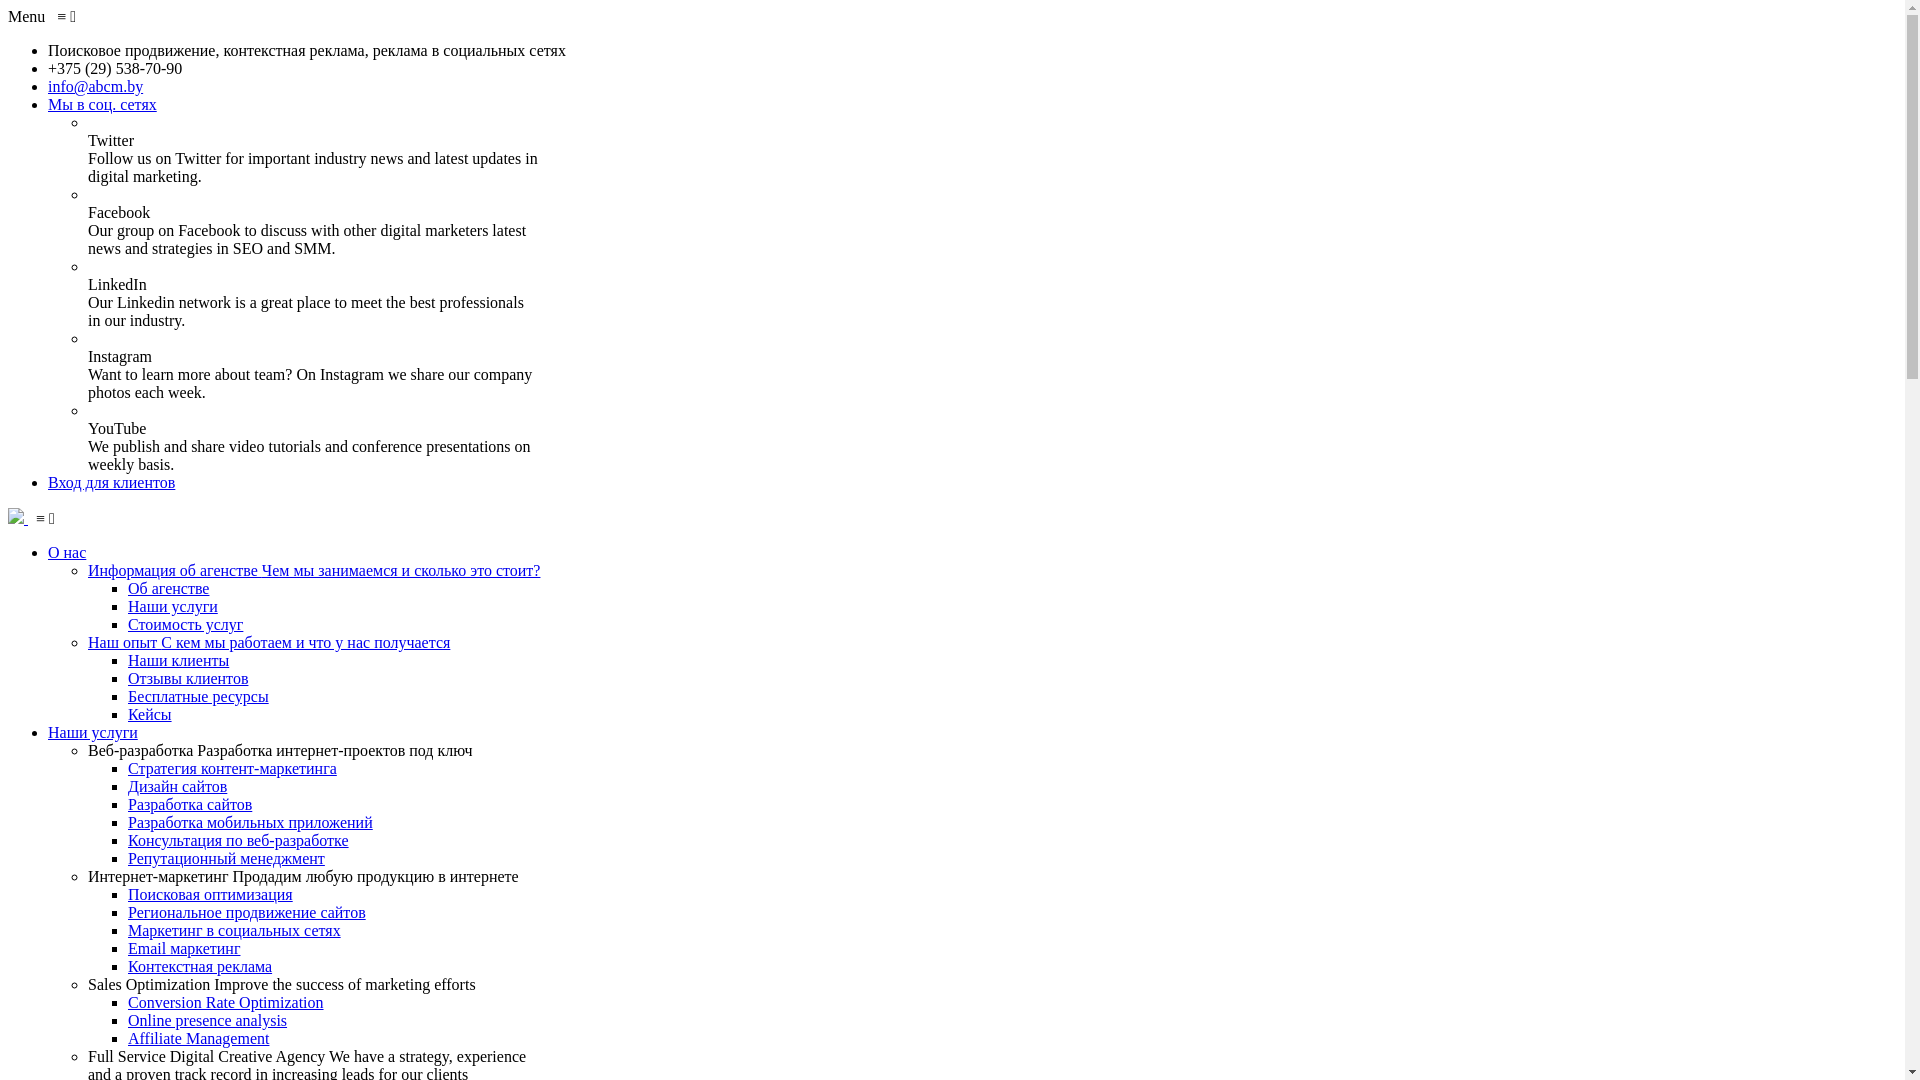 Image resolution: width=1920 pixels, height=1080 pixels. I want to click on 'Online presence analysis', so click(127, 1020).